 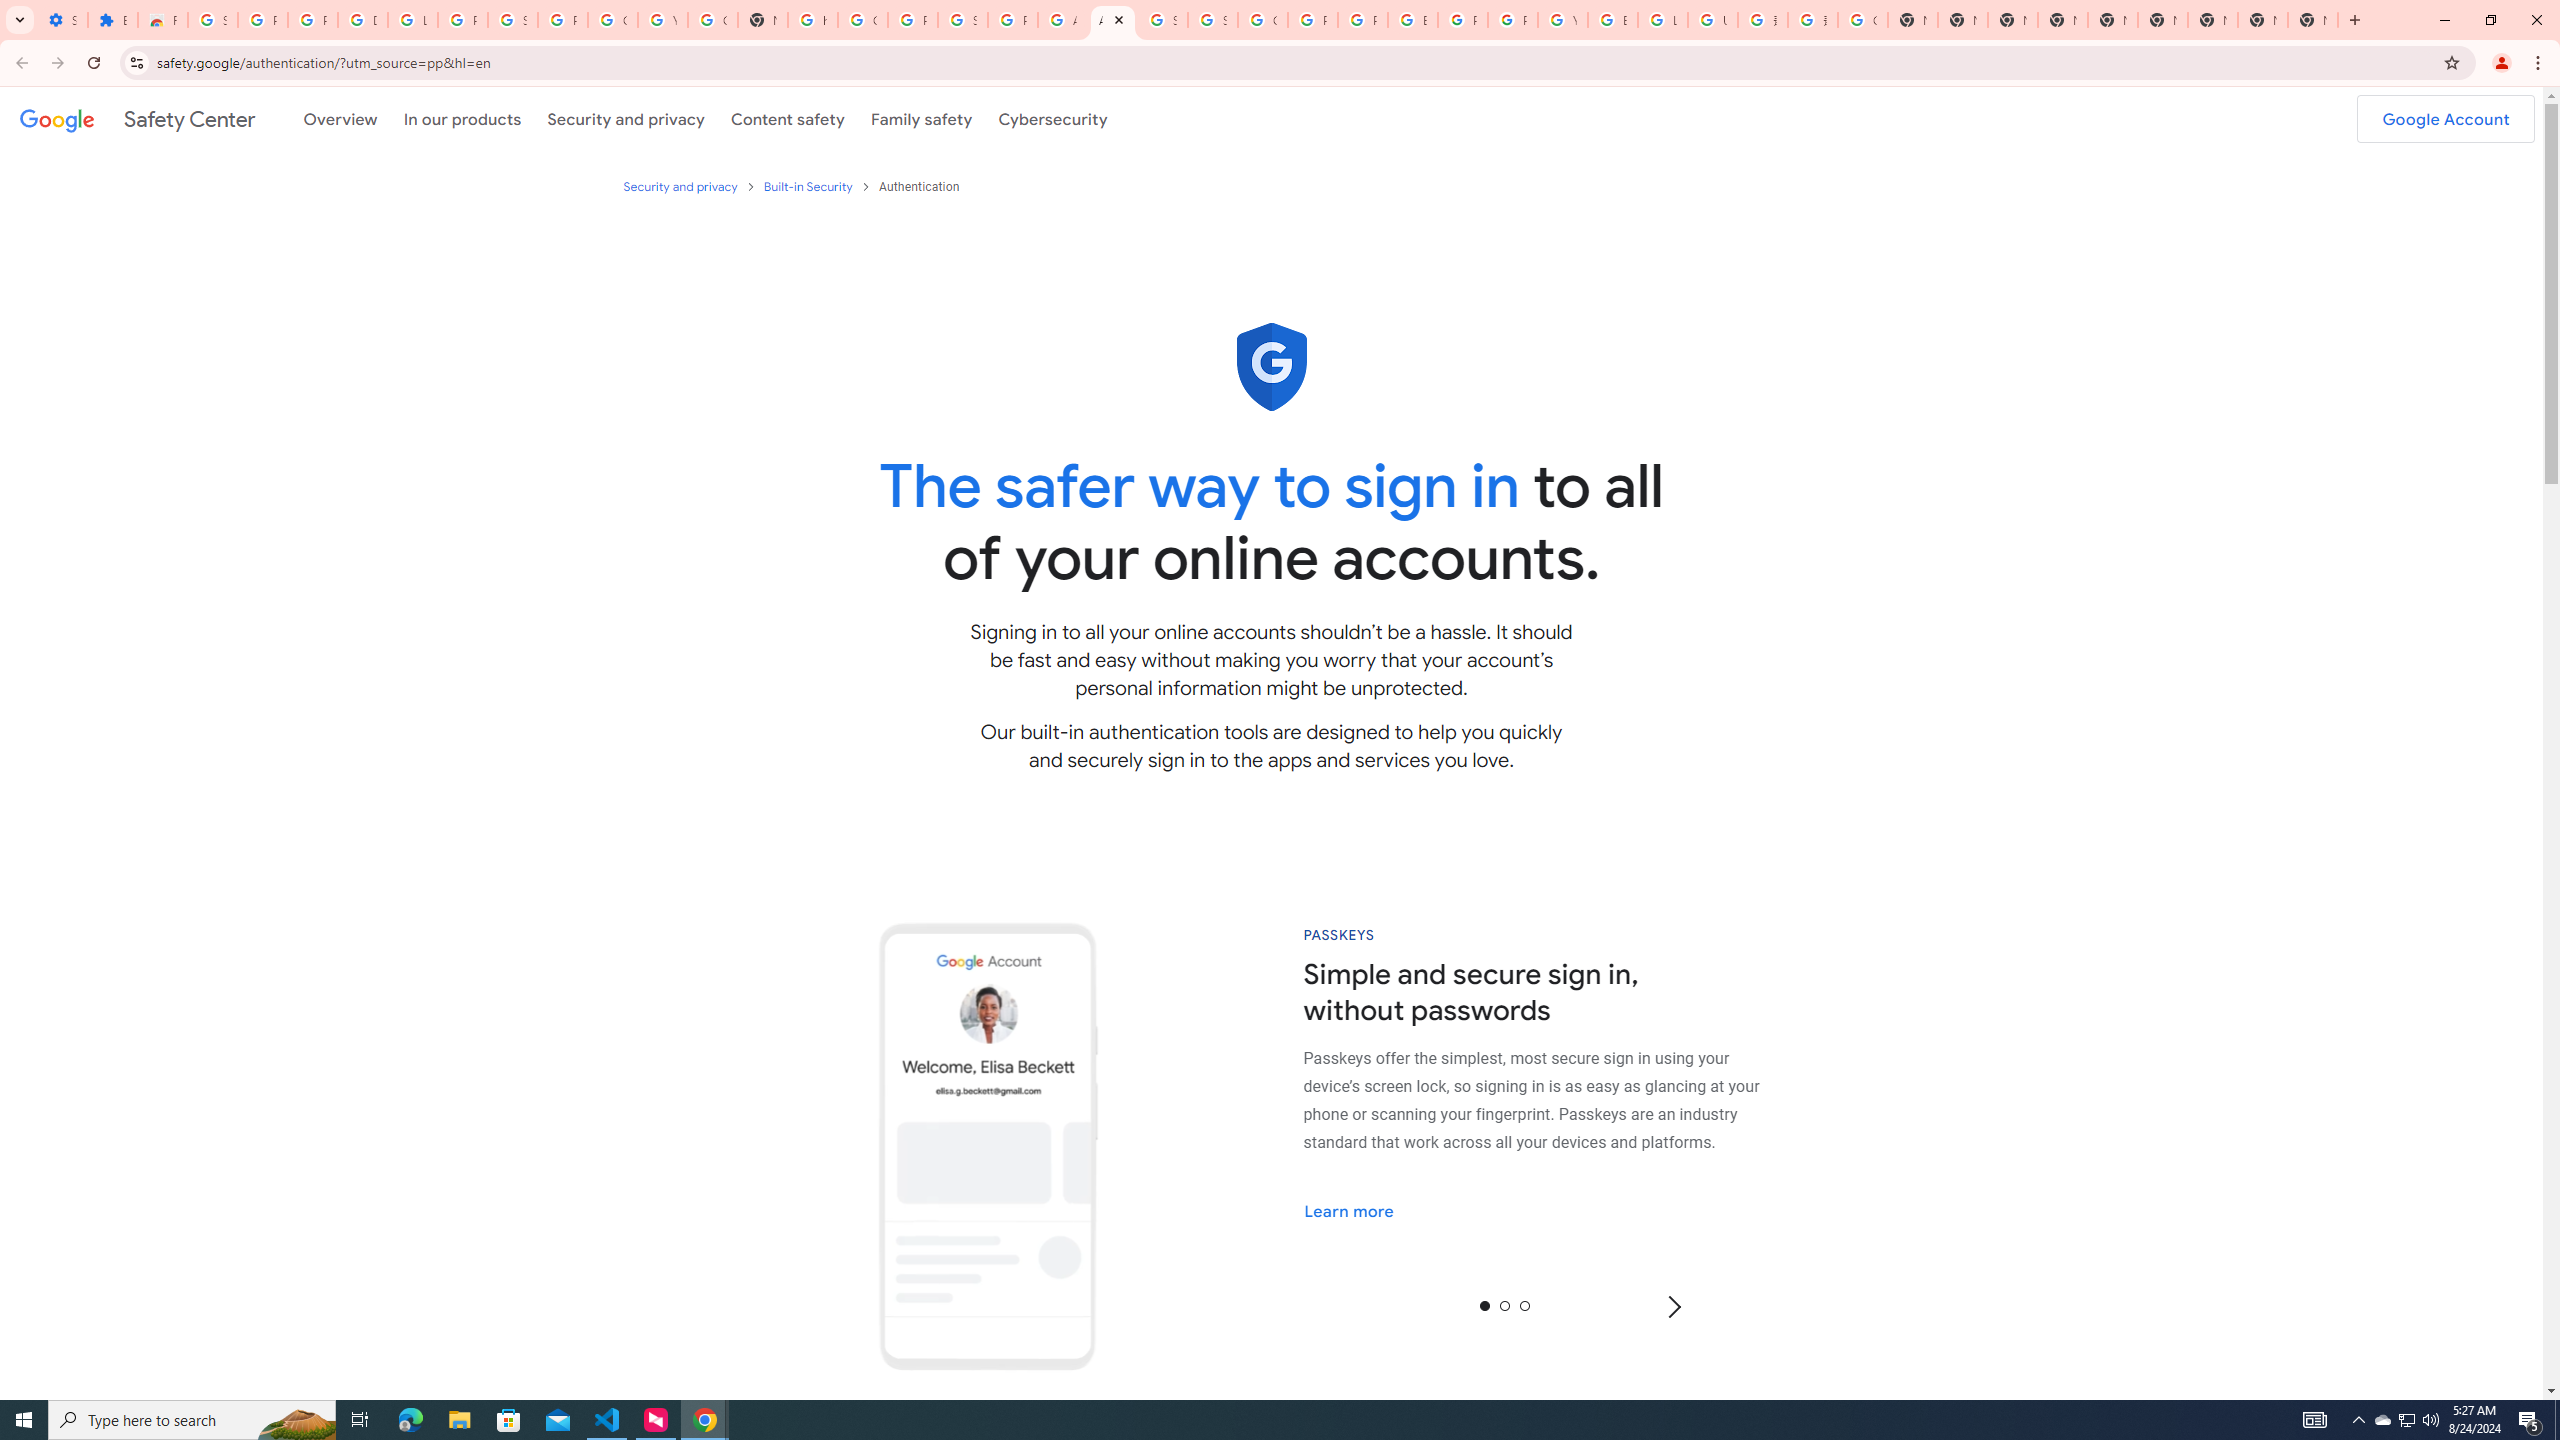 What do you see at coordinates (412, 19) in the screenshot?
I see `'Learn how to find your photos - Google Photos Help'` at bounding box center [412, 19].